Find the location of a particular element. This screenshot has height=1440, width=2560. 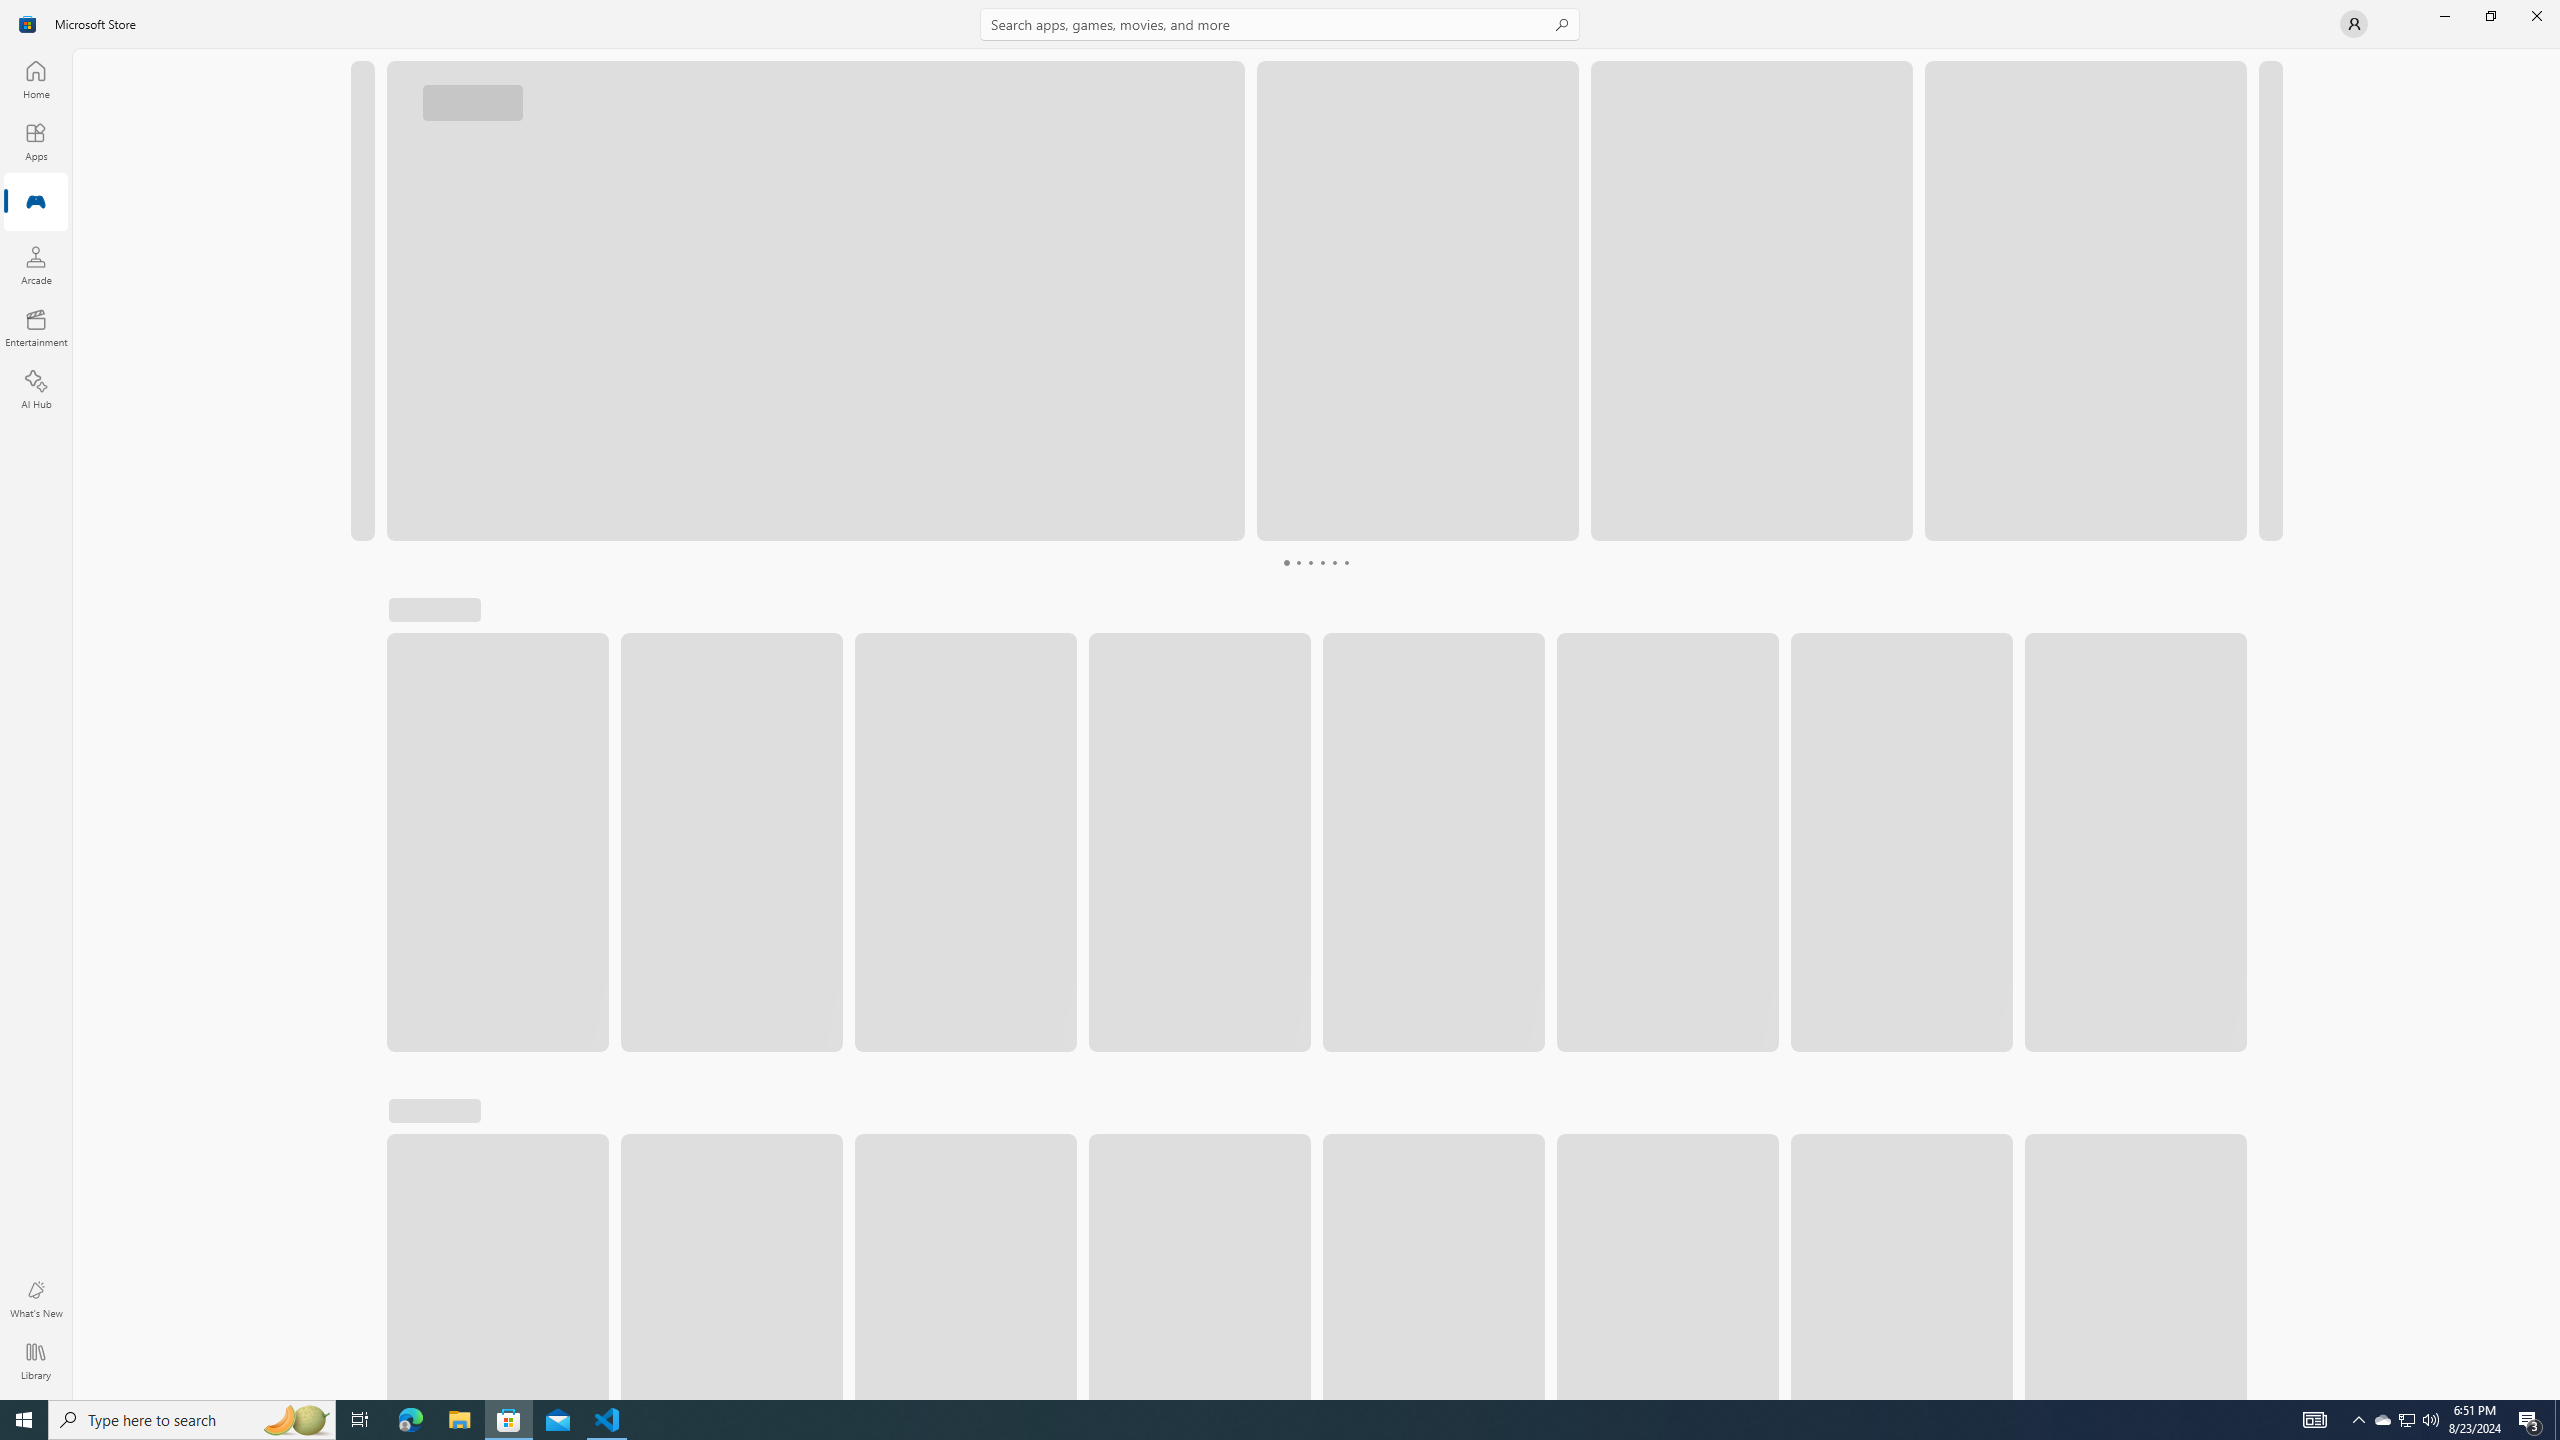

'User profile' is located at coordinates (2352, 22).